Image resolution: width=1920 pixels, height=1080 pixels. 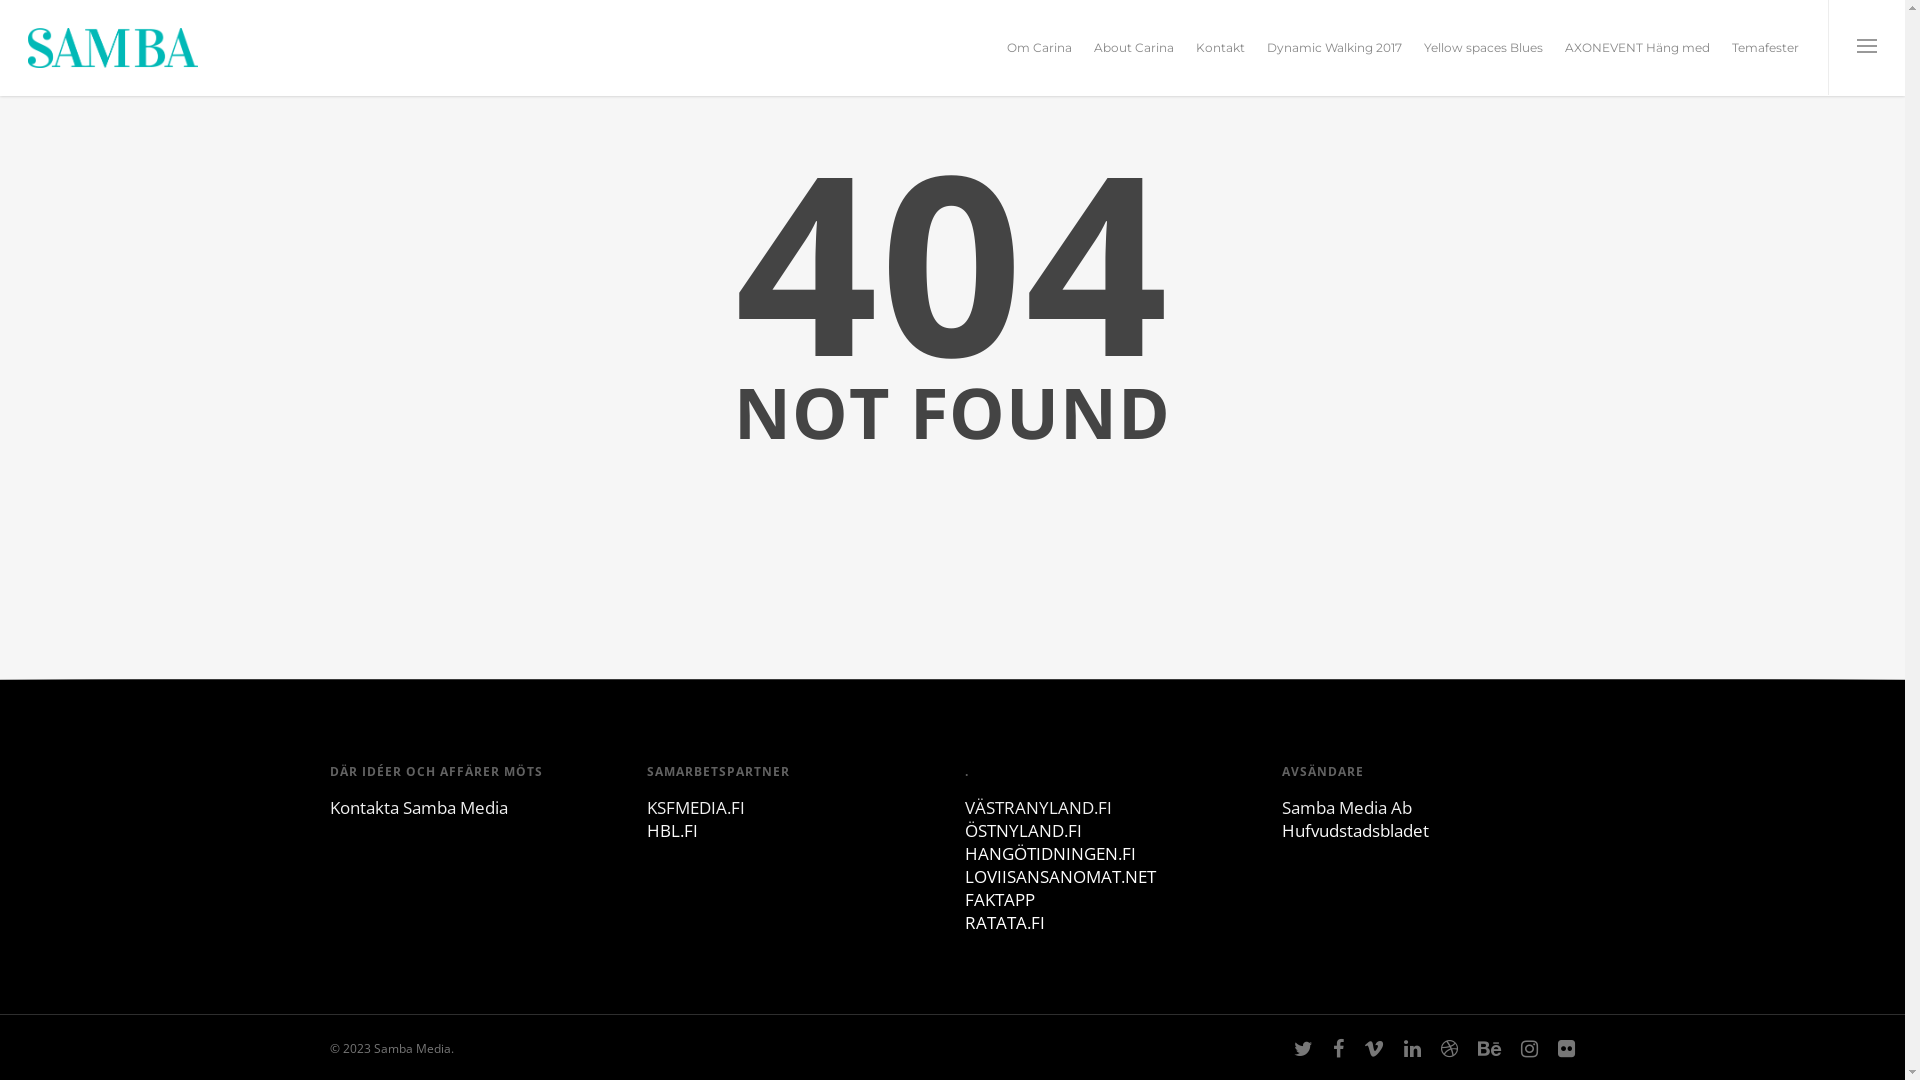 I want to click on 'HBL.FI', so click(x=672, y=830).